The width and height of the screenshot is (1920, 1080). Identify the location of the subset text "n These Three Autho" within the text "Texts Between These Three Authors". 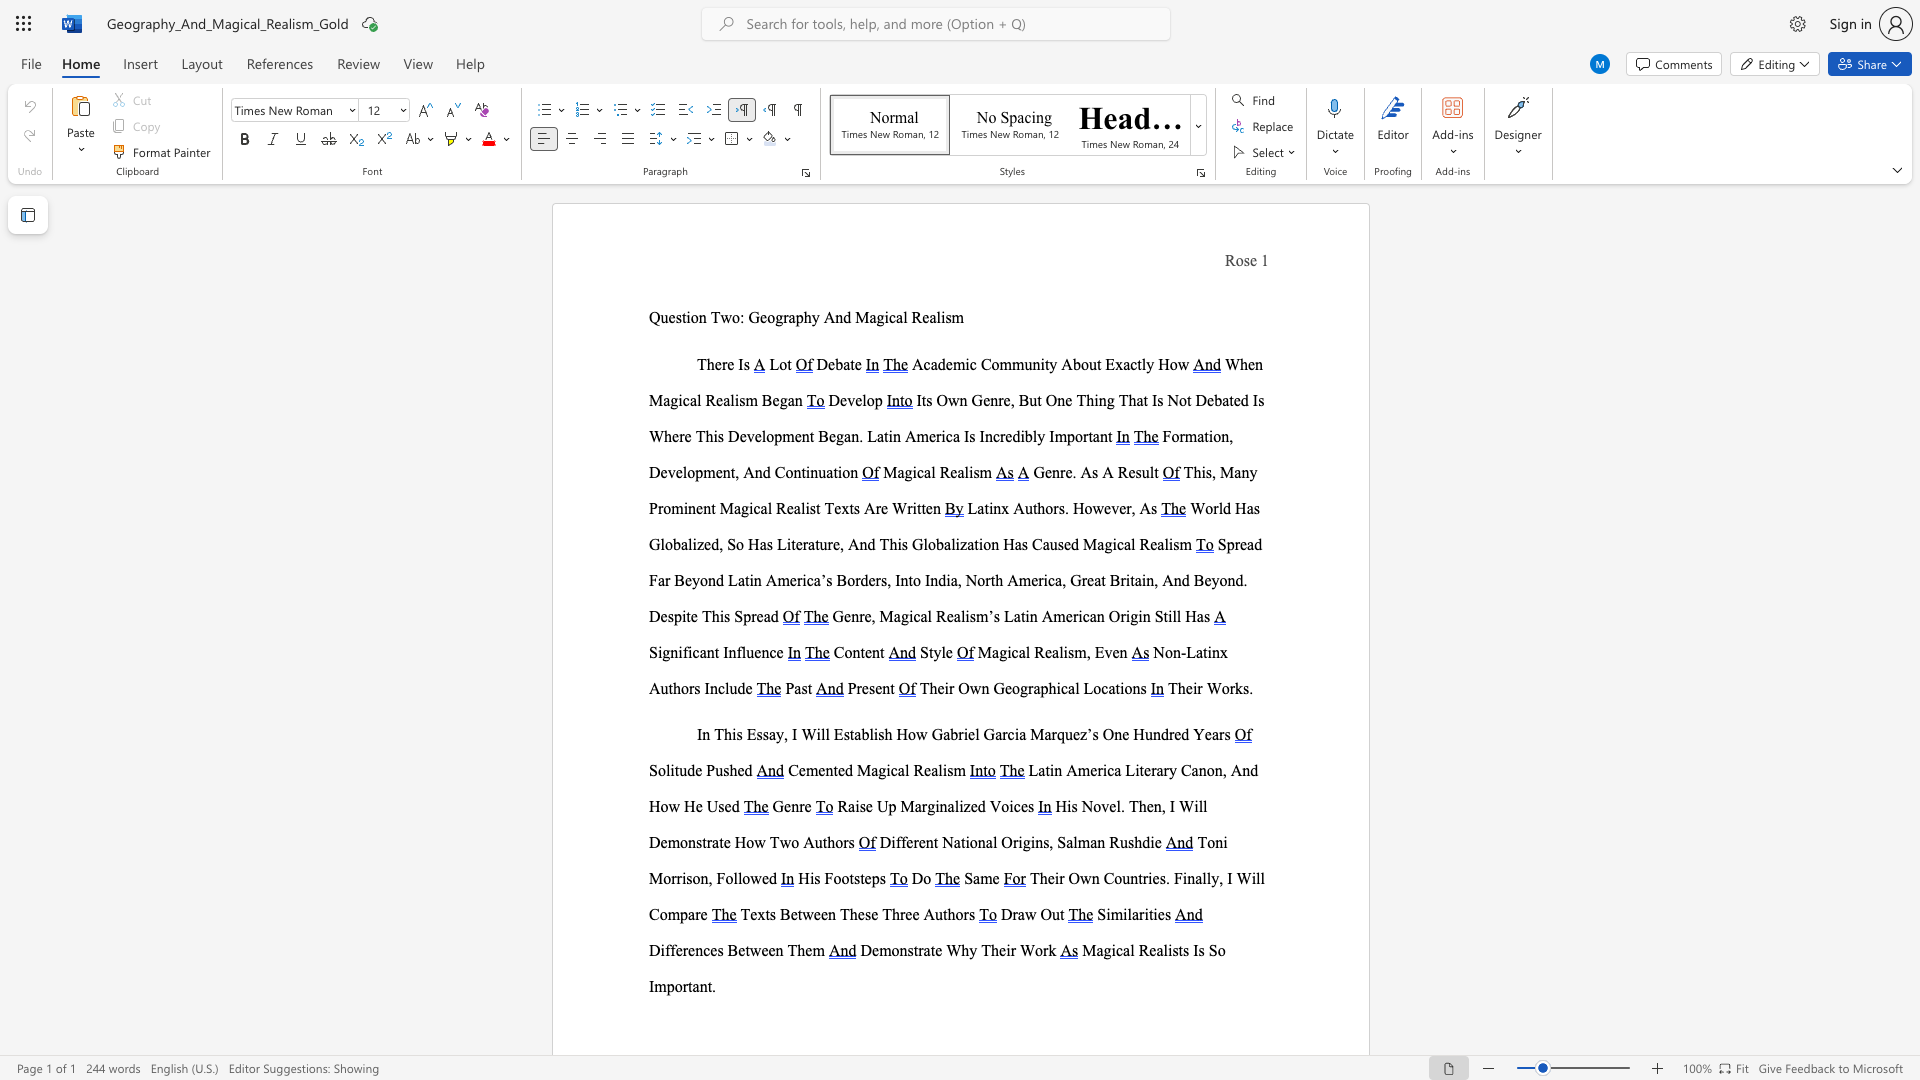
(828, 914).